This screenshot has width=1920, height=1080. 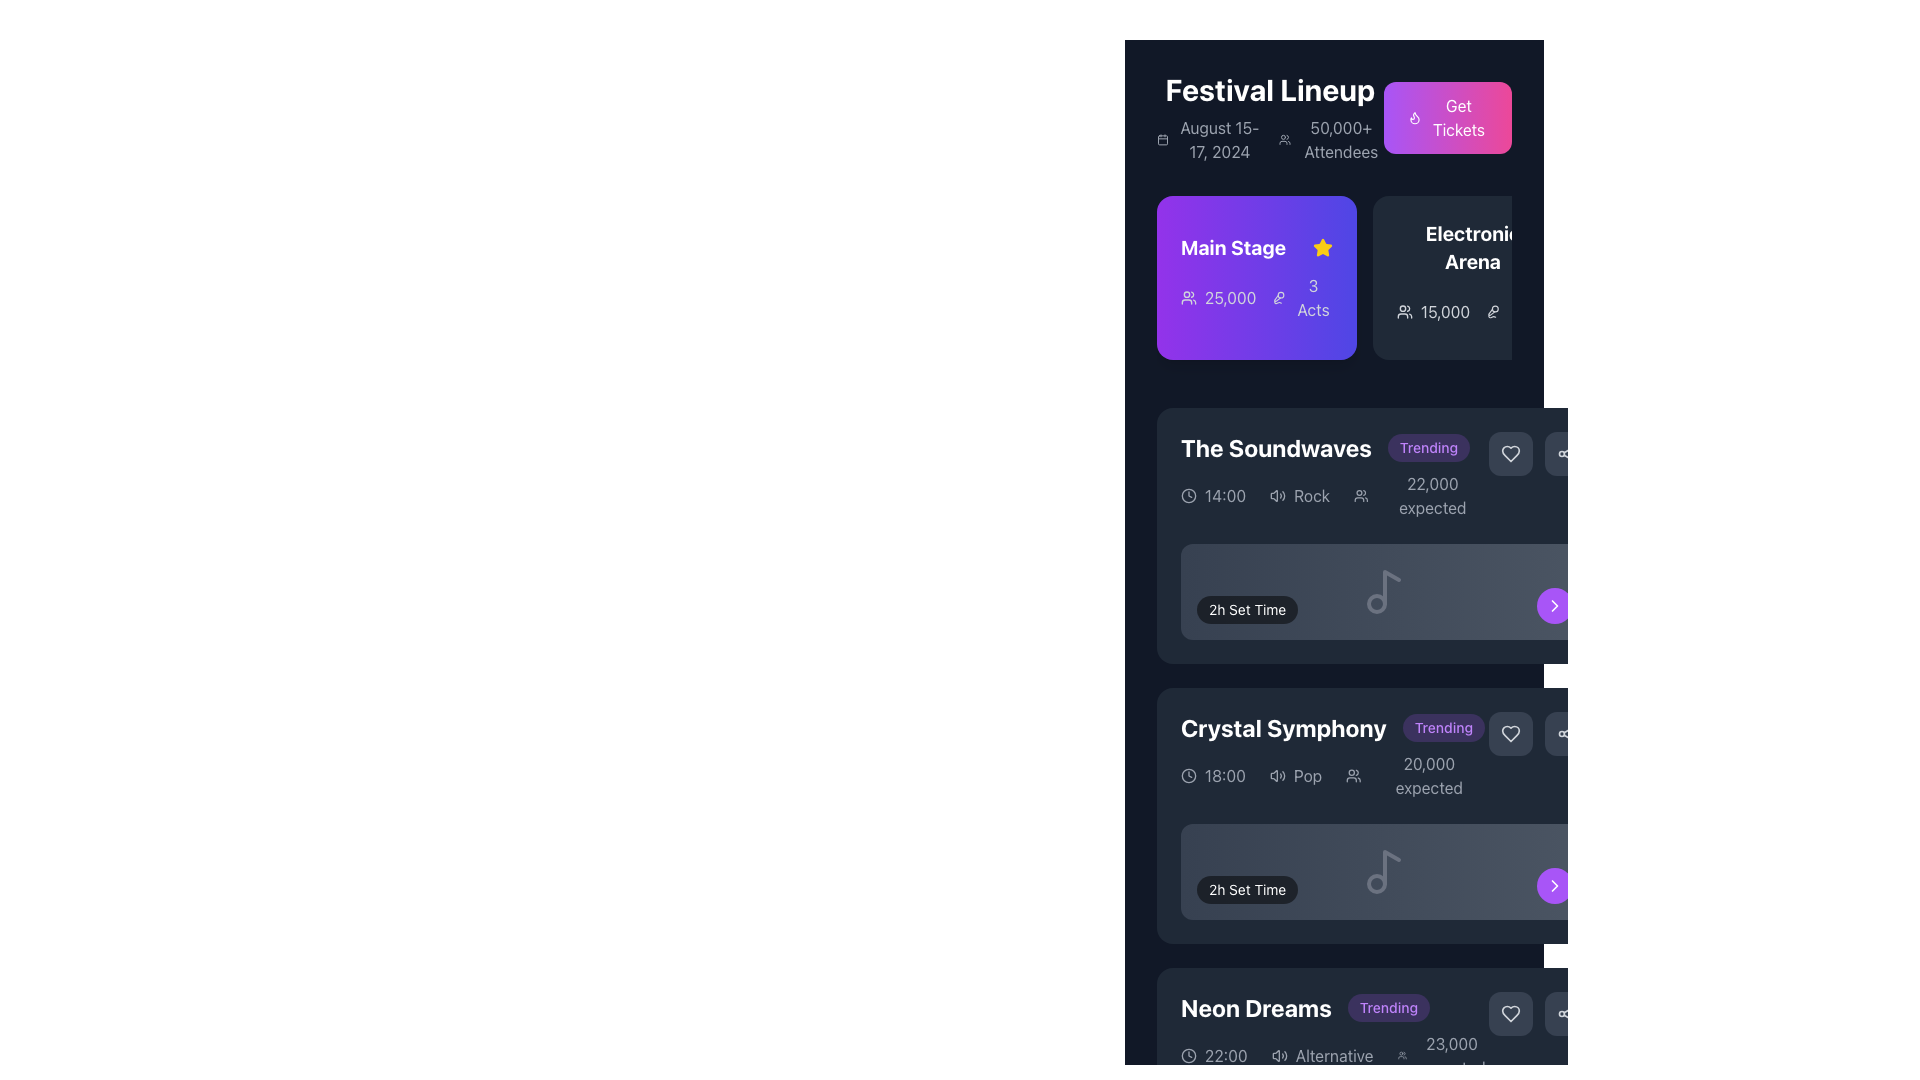 I want to click on the chevron icon styled in white on a purple circular background located at the right end of the 'Crystal Symphony' section, so click(x=1554, y=885).